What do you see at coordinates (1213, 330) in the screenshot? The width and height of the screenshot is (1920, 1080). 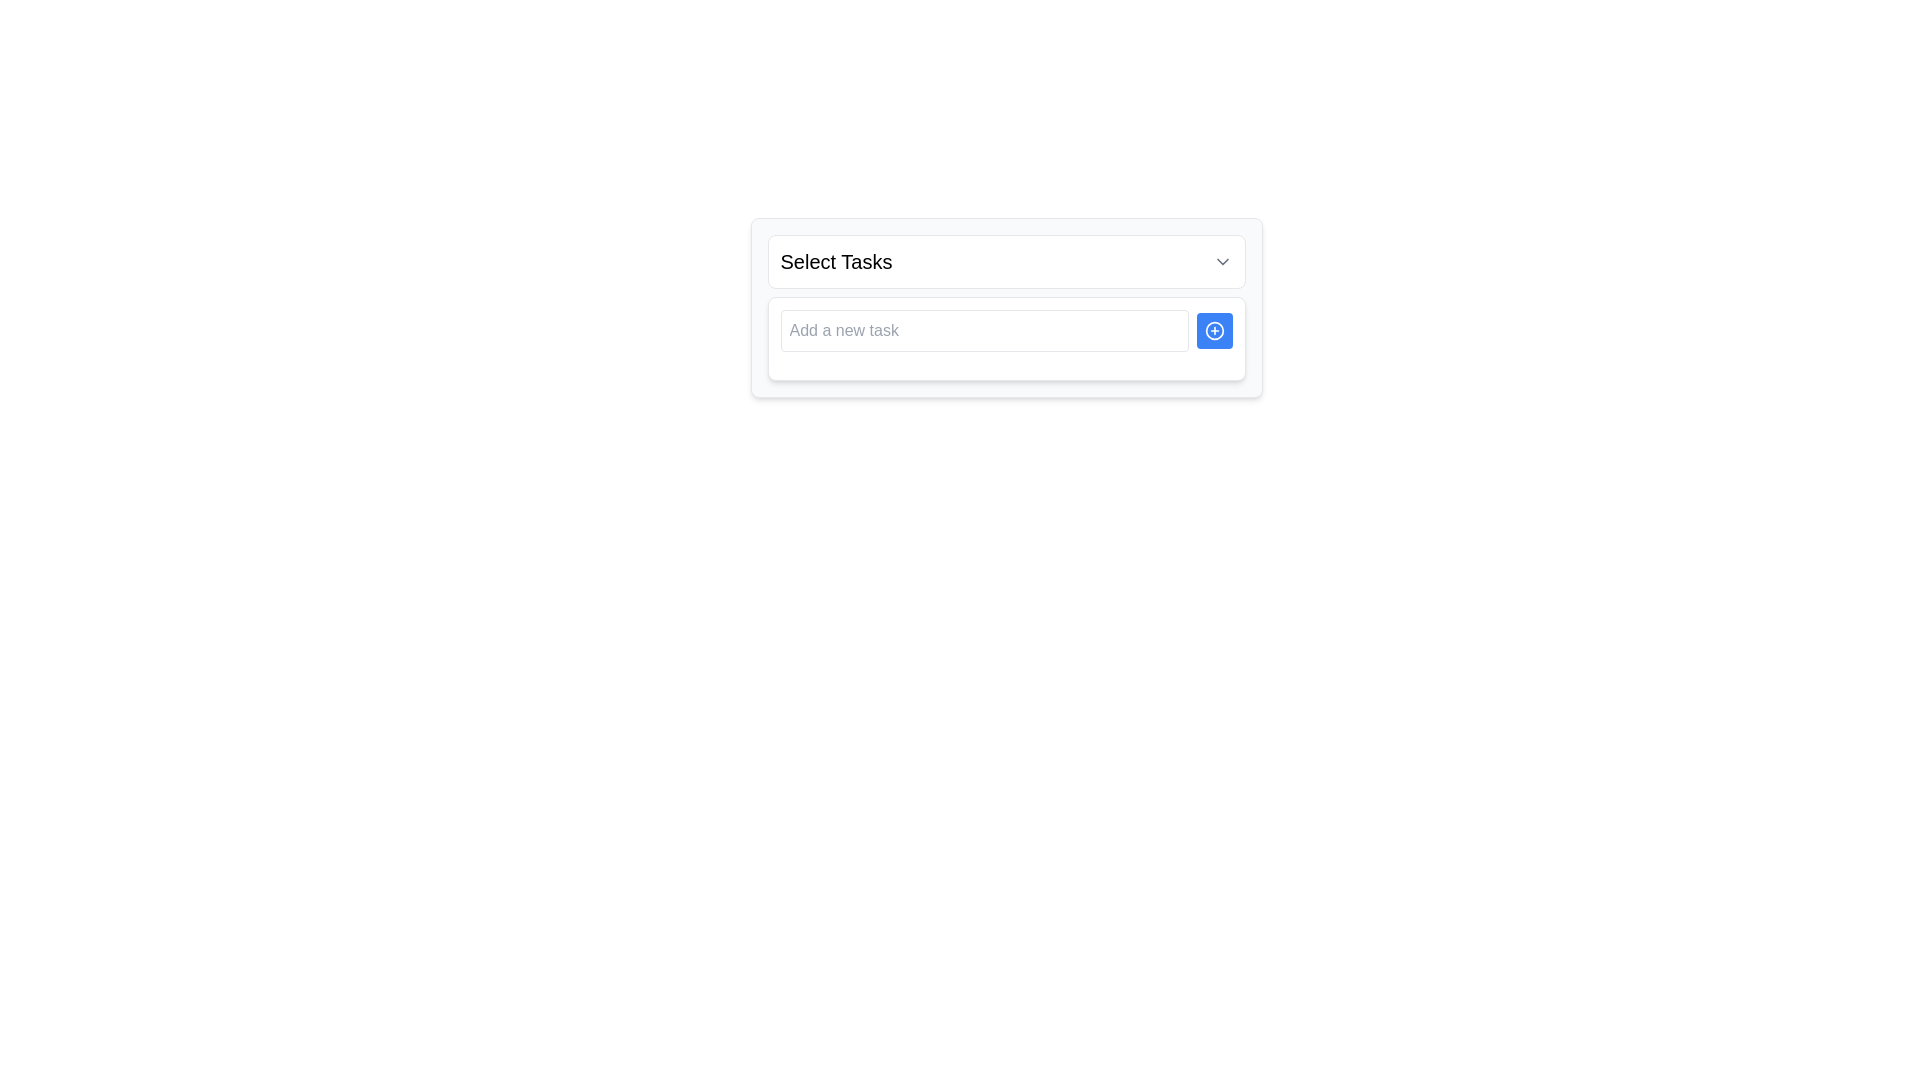 I see `the button with an SVG icon located to the right of the 'Add a new task' input field` at bounding box center [1213, 330].